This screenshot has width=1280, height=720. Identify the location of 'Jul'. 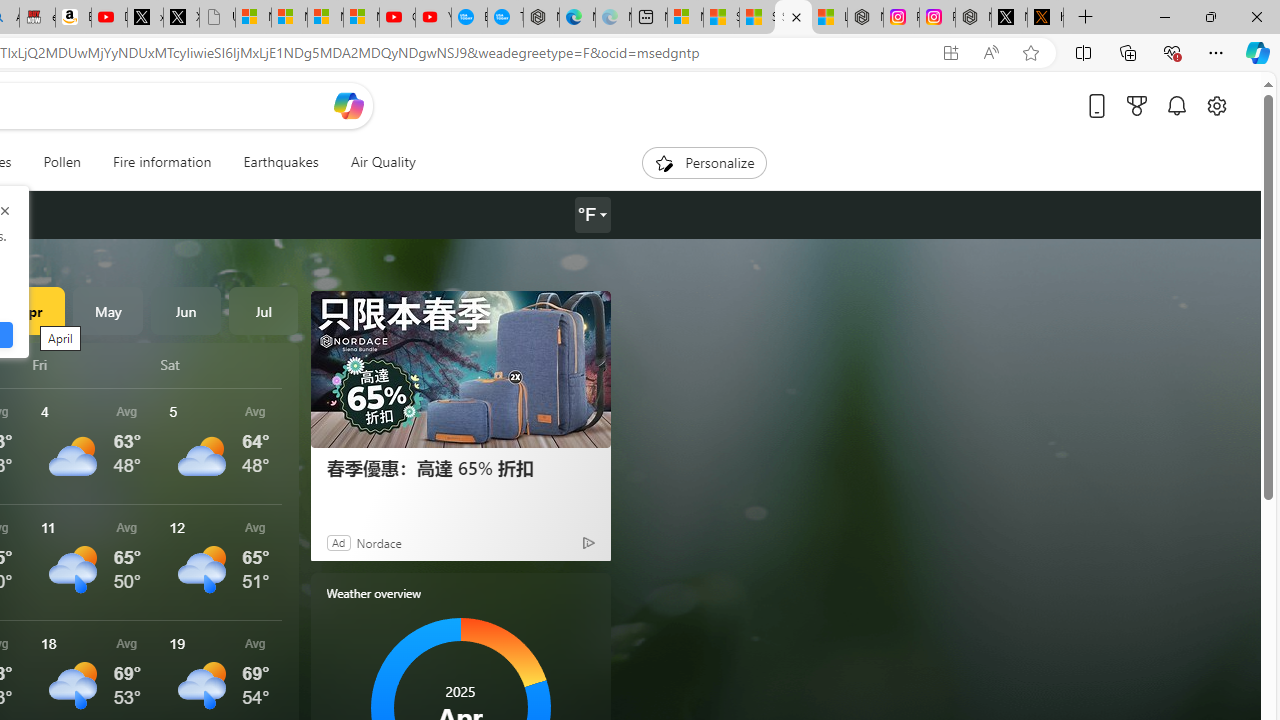
(262, 311).